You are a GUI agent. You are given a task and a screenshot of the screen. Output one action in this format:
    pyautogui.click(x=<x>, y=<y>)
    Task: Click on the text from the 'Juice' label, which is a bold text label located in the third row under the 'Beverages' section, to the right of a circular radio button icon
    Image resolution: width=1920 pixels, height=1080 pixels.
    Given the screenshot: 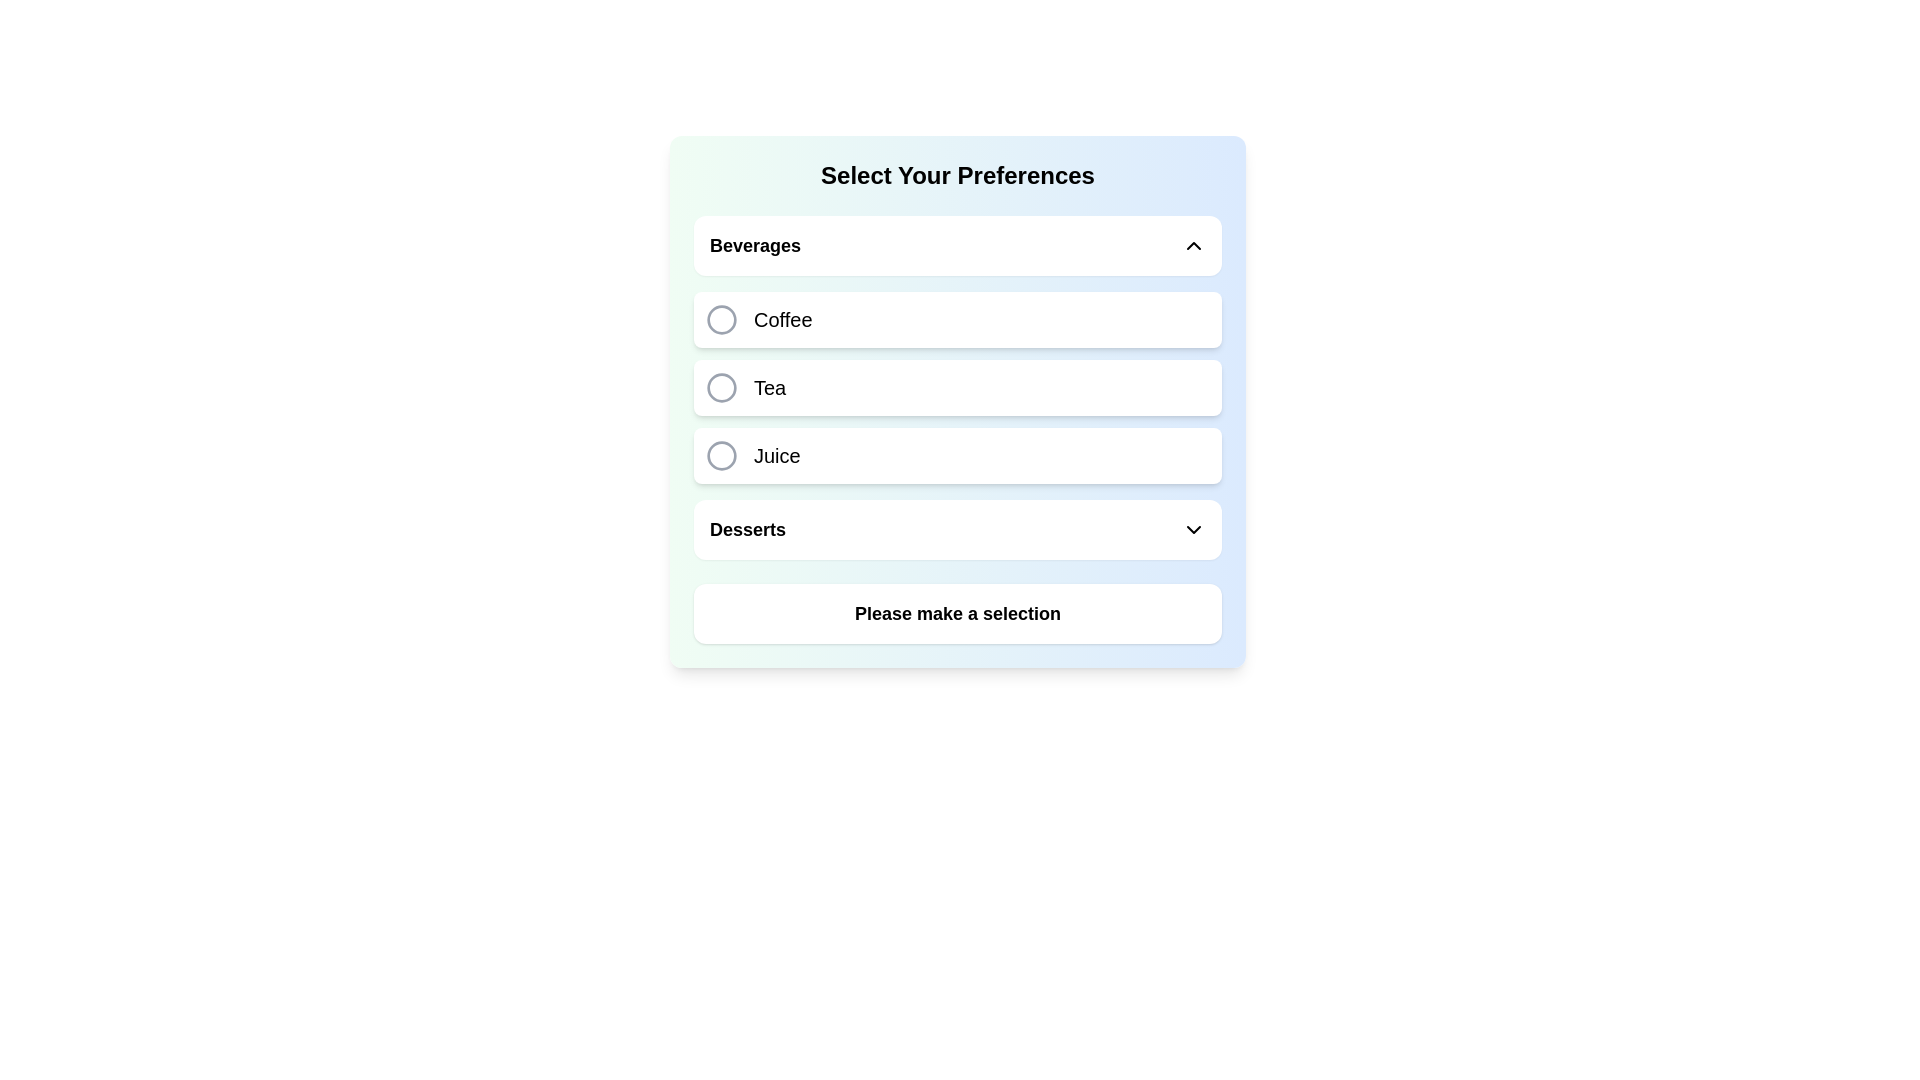 What is the action you would take?
    pyautogui.click(x=776, y=455)
    